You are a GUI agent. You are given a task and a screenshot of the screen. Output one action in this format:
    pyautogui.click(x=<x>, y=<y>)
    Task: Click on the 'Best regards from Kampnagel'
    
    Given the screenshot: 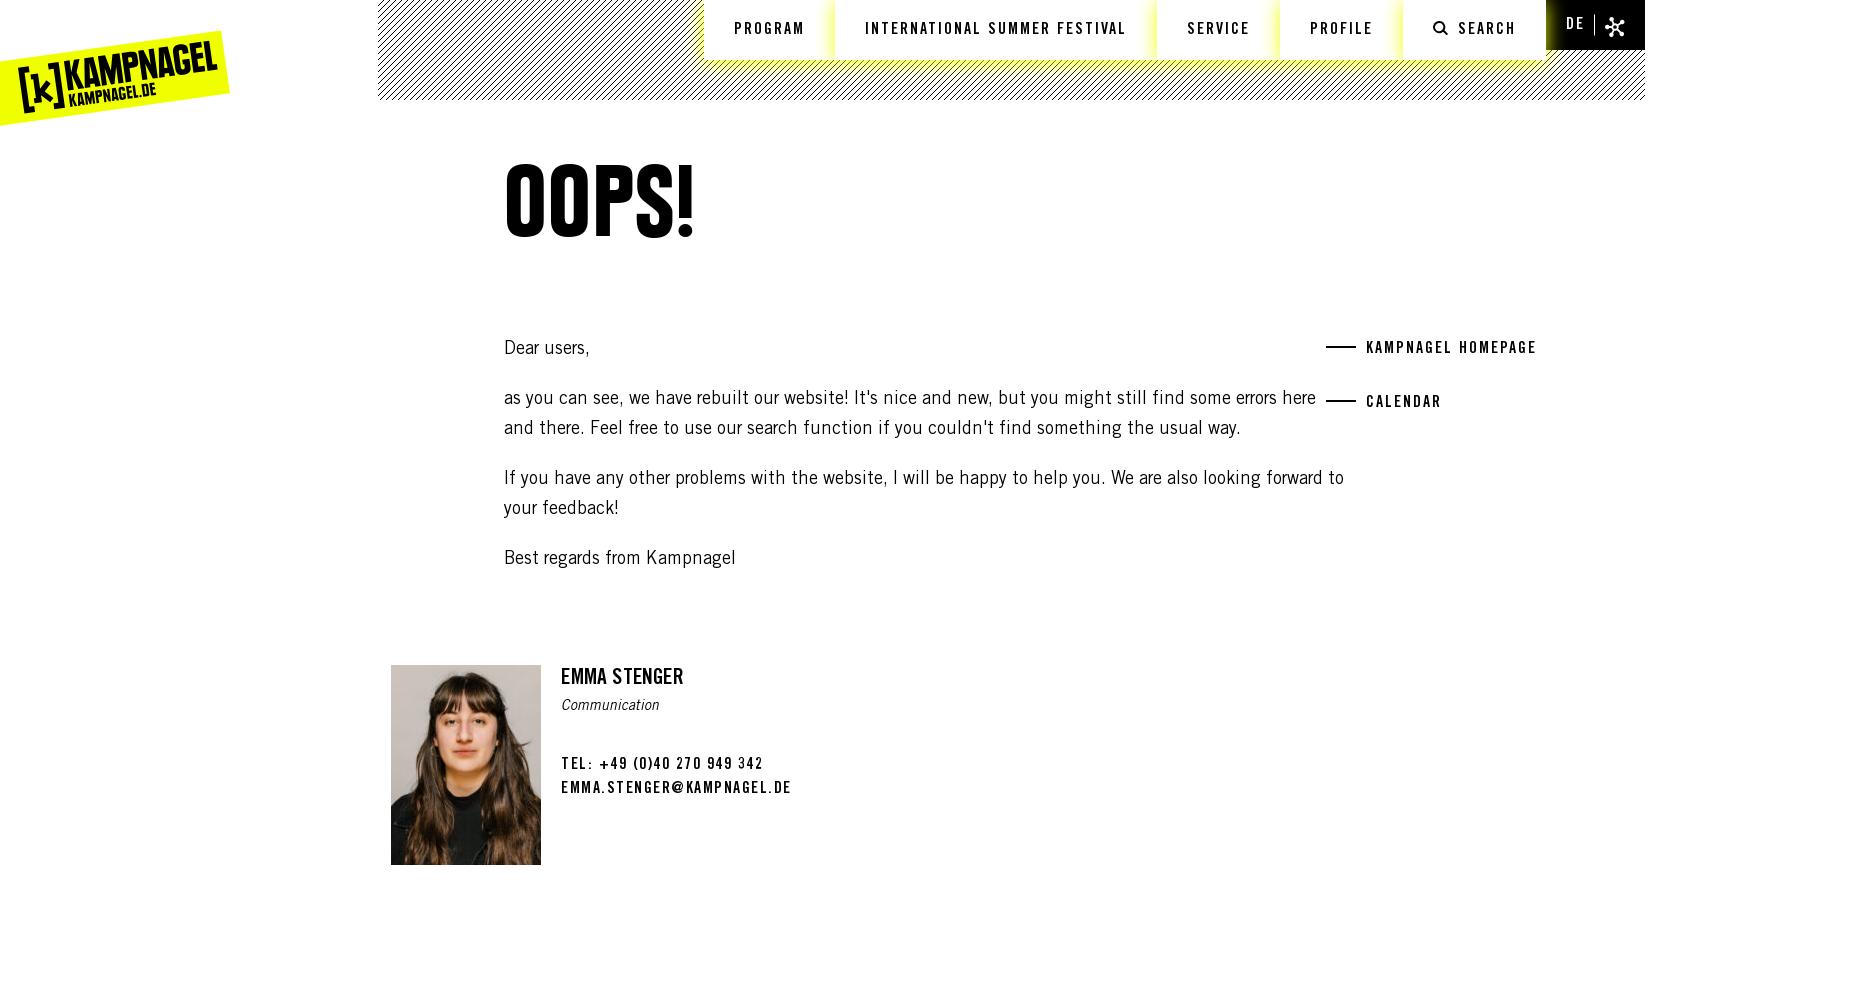 What is the action you would take?
    pyautogui.click(x=619, y=560)
    